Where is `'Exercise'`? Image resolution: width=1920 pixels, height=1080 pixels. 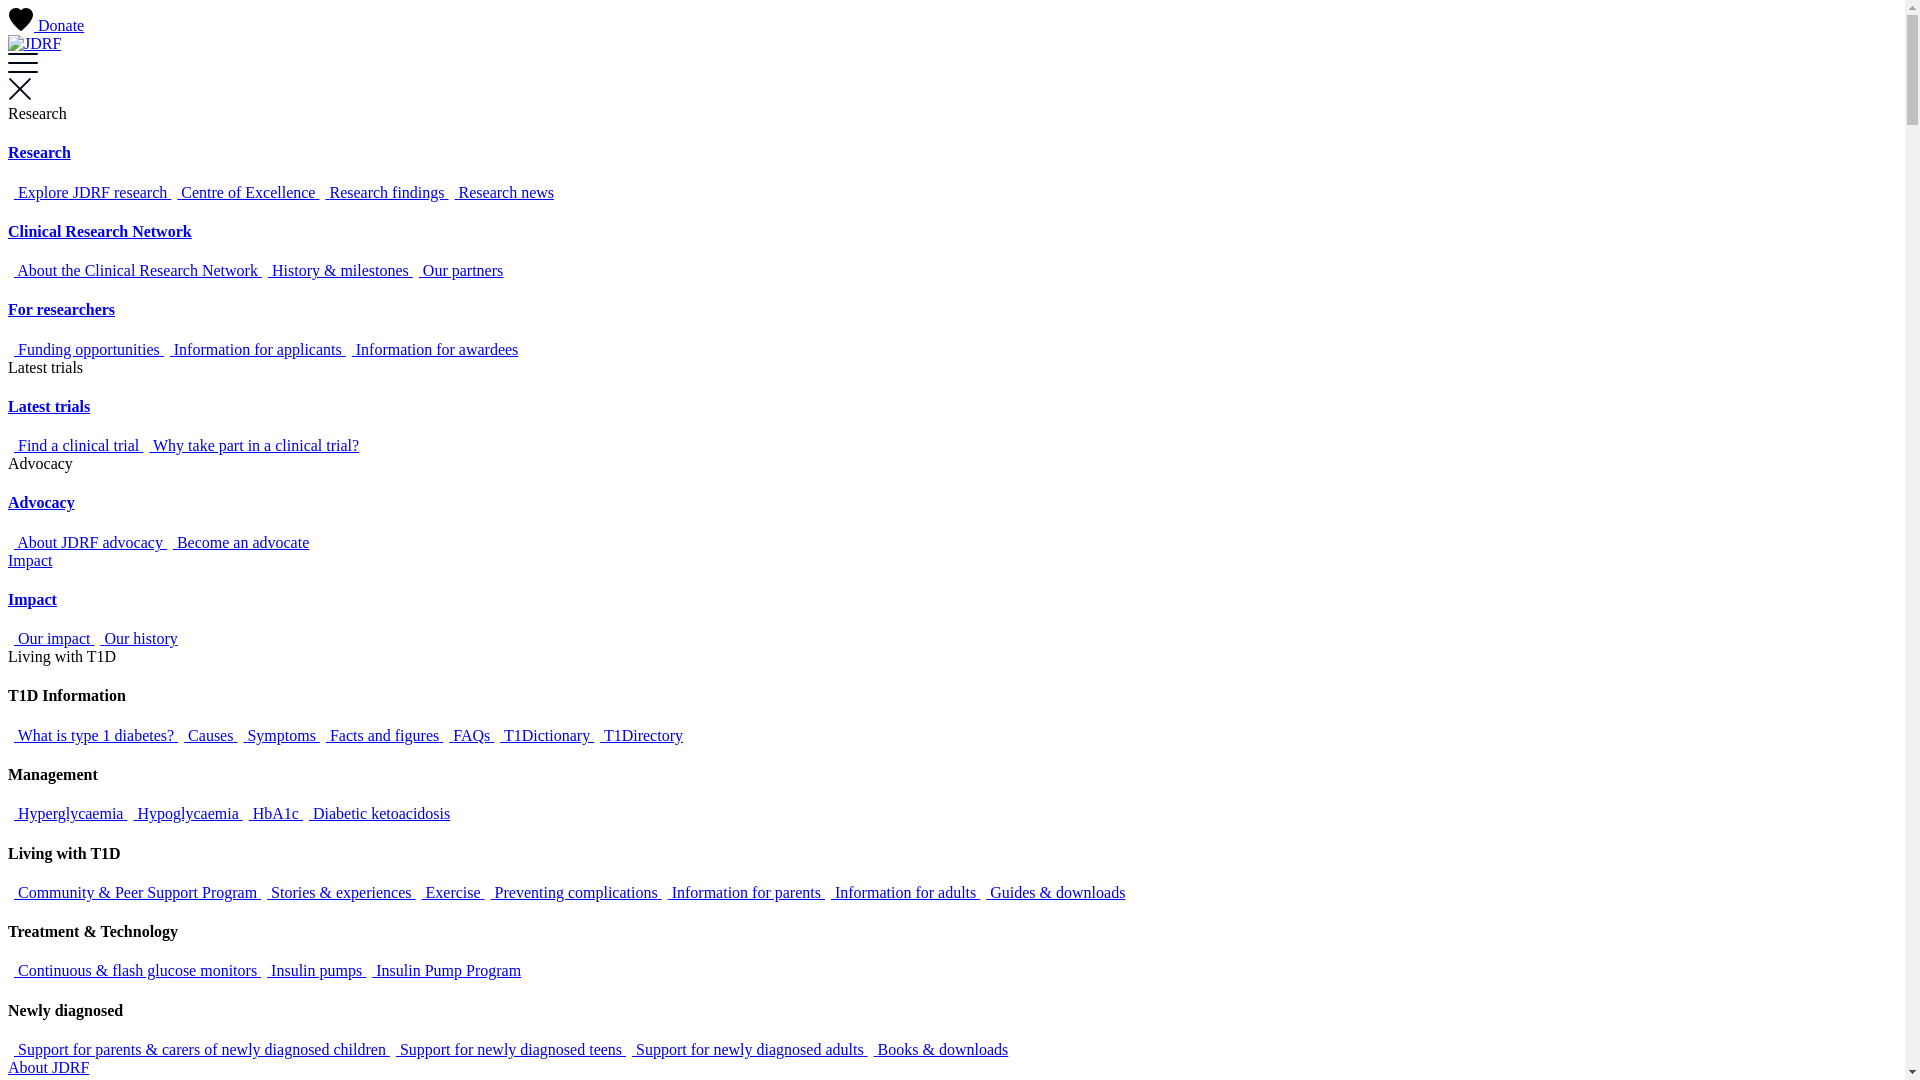
'Exercise' is located at coordinates (415, 891).